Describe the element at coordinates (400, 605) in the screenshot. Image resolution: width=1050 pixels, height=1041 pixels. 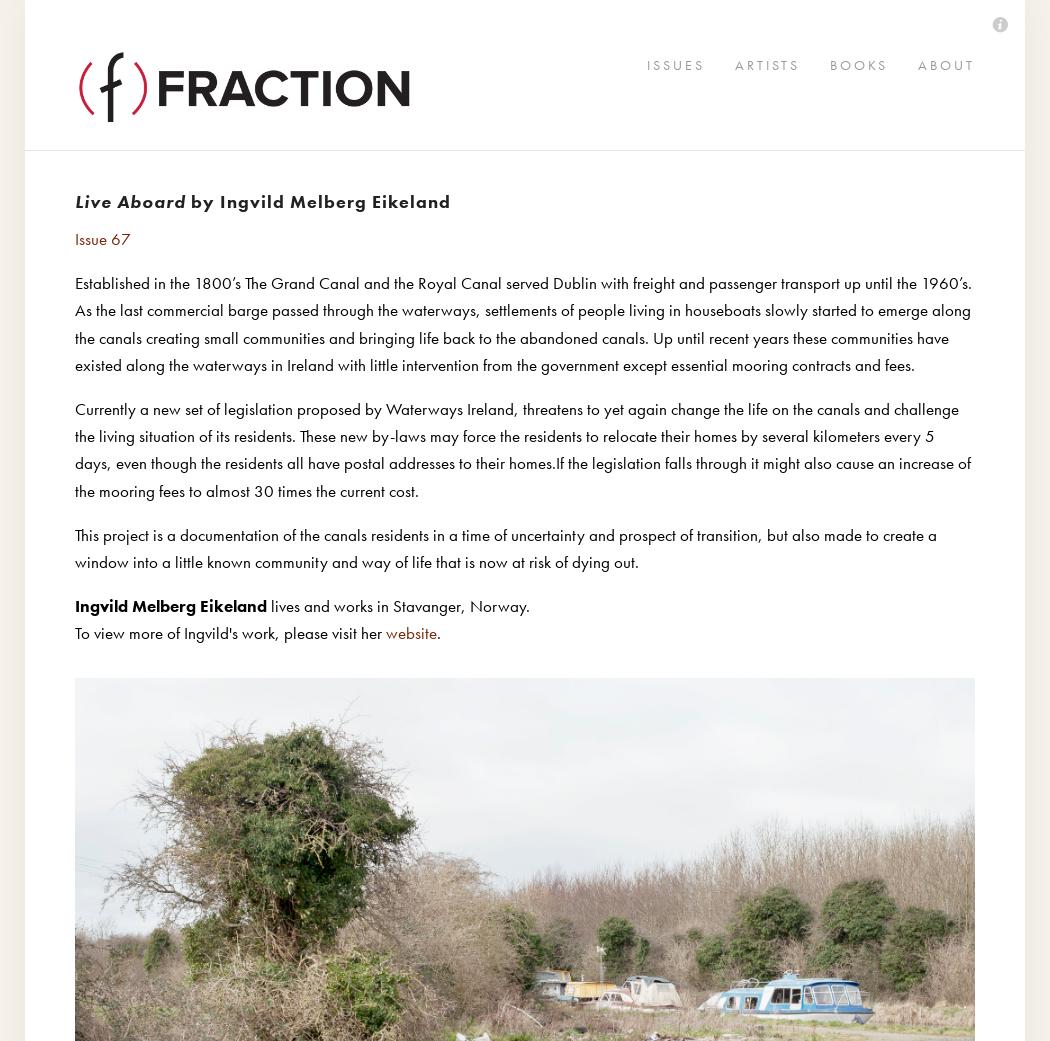
I see `'lives and works in Stavanger, Norway.'` at that location.